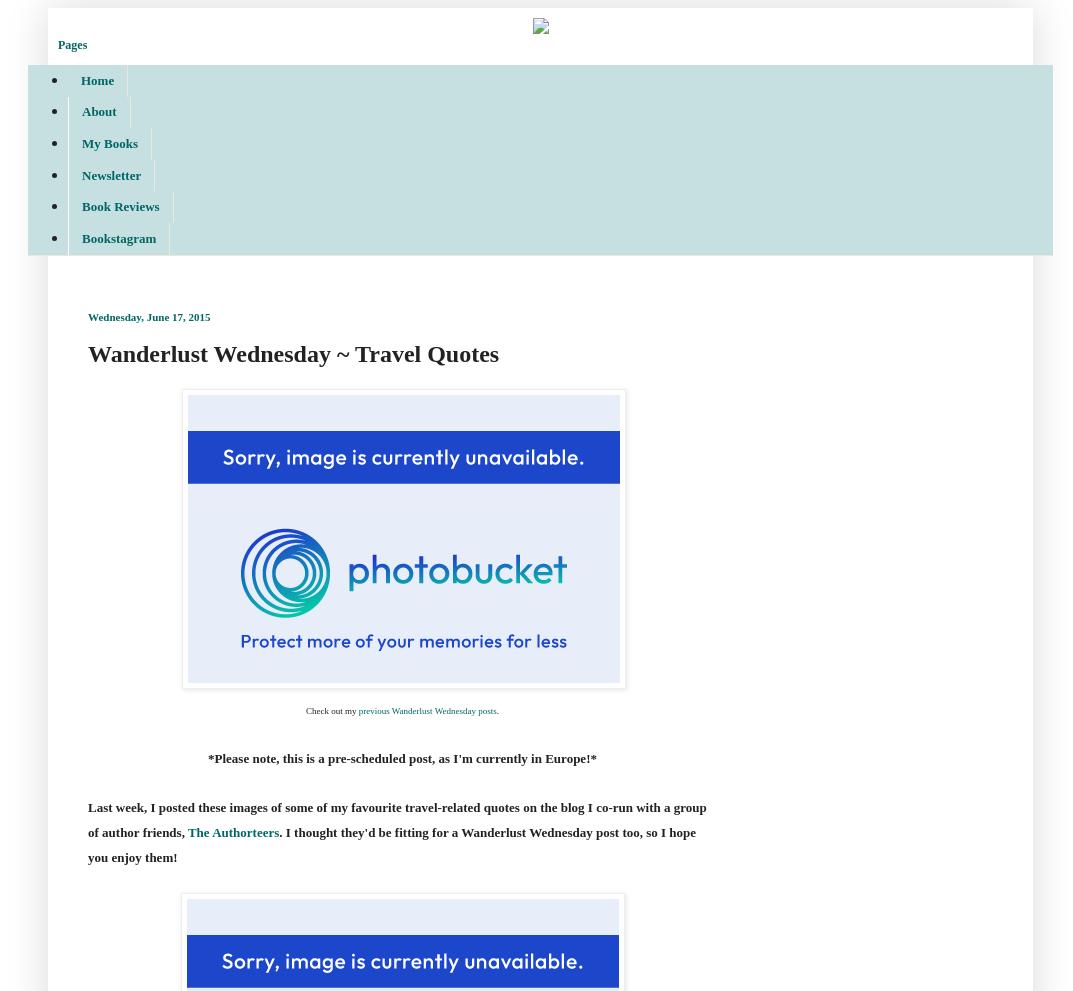  What do you see at coordinates (426, 709) in the screenshot?
I see `'previous Wanderlust Wednesday posts'` at bounding box center [426, 709].